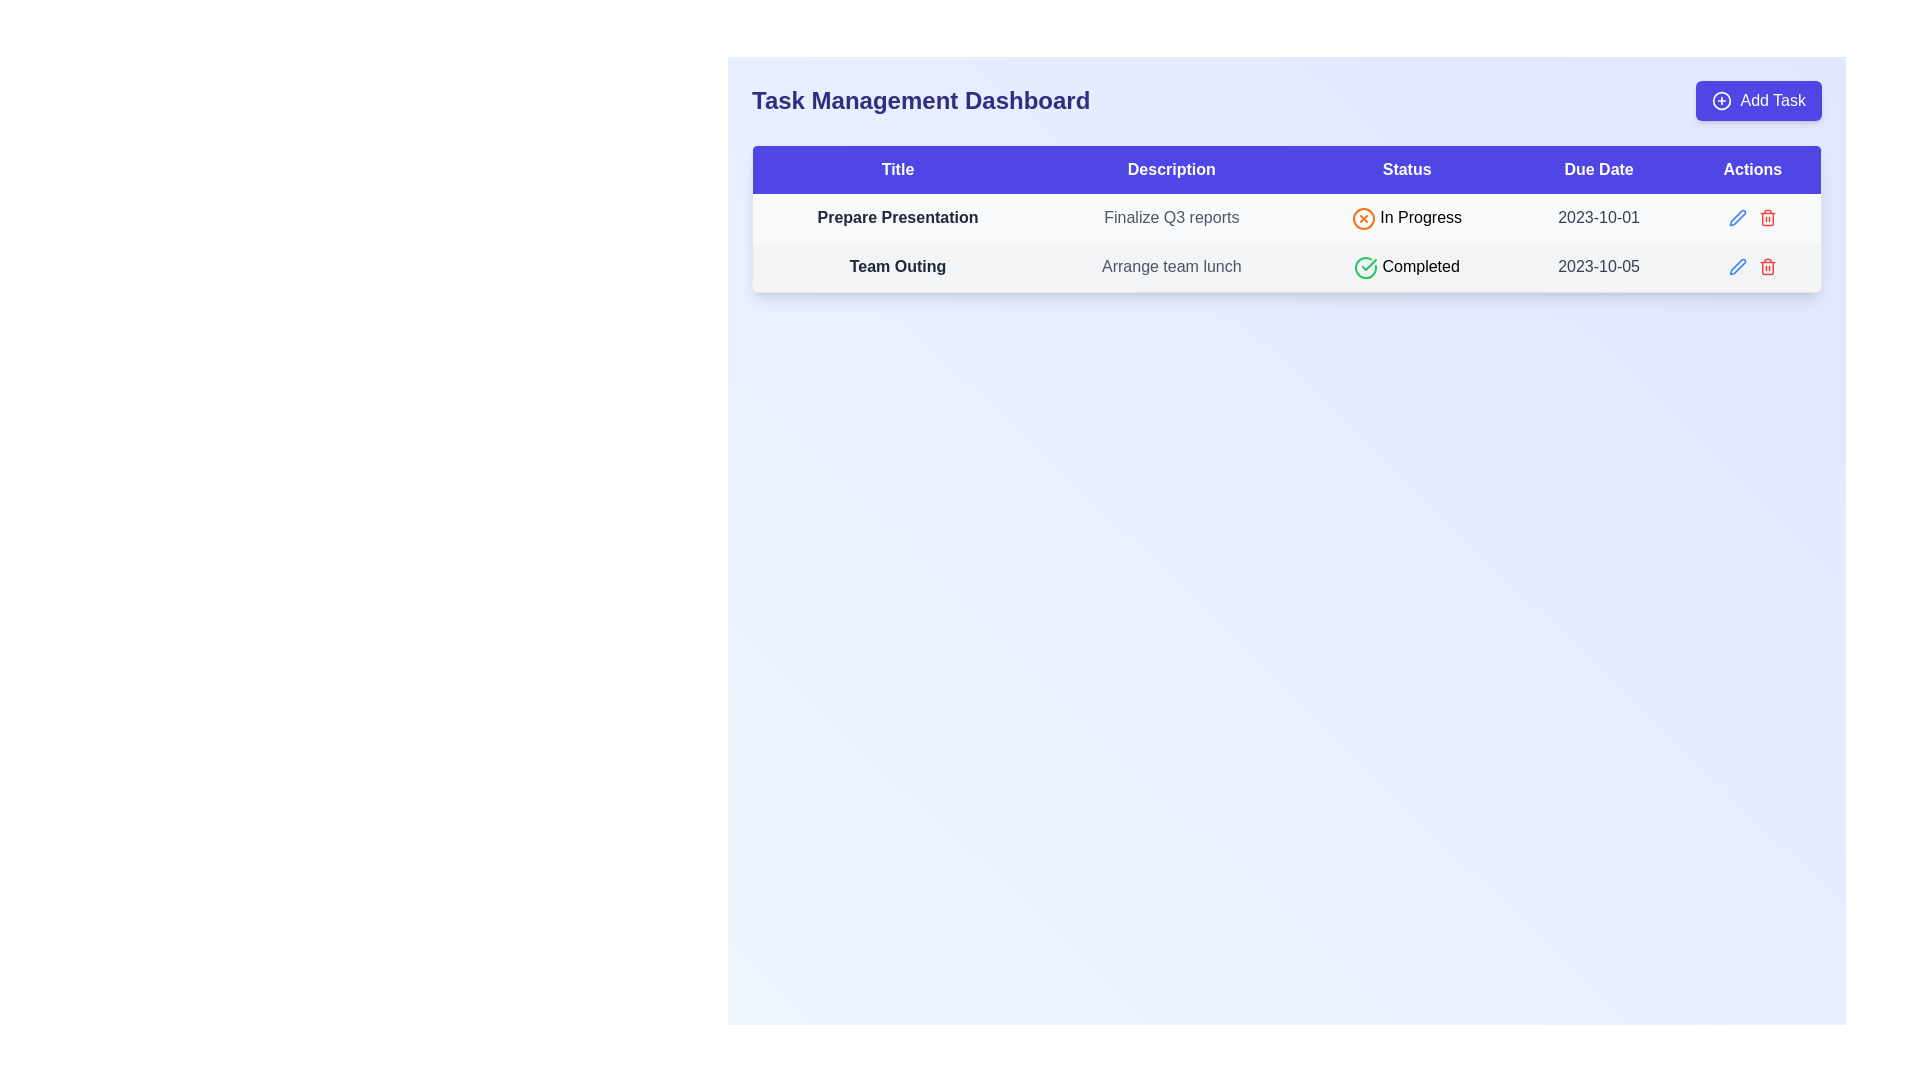 Image resolution: width=1920 pixels, height=1080 pixels. What do you see at coordinates (896, 168) in the screenshot?
I see `the 'Title' header of the task management table, which is the first header in the row, positioned to the far left` at bounding box center [896, 168].